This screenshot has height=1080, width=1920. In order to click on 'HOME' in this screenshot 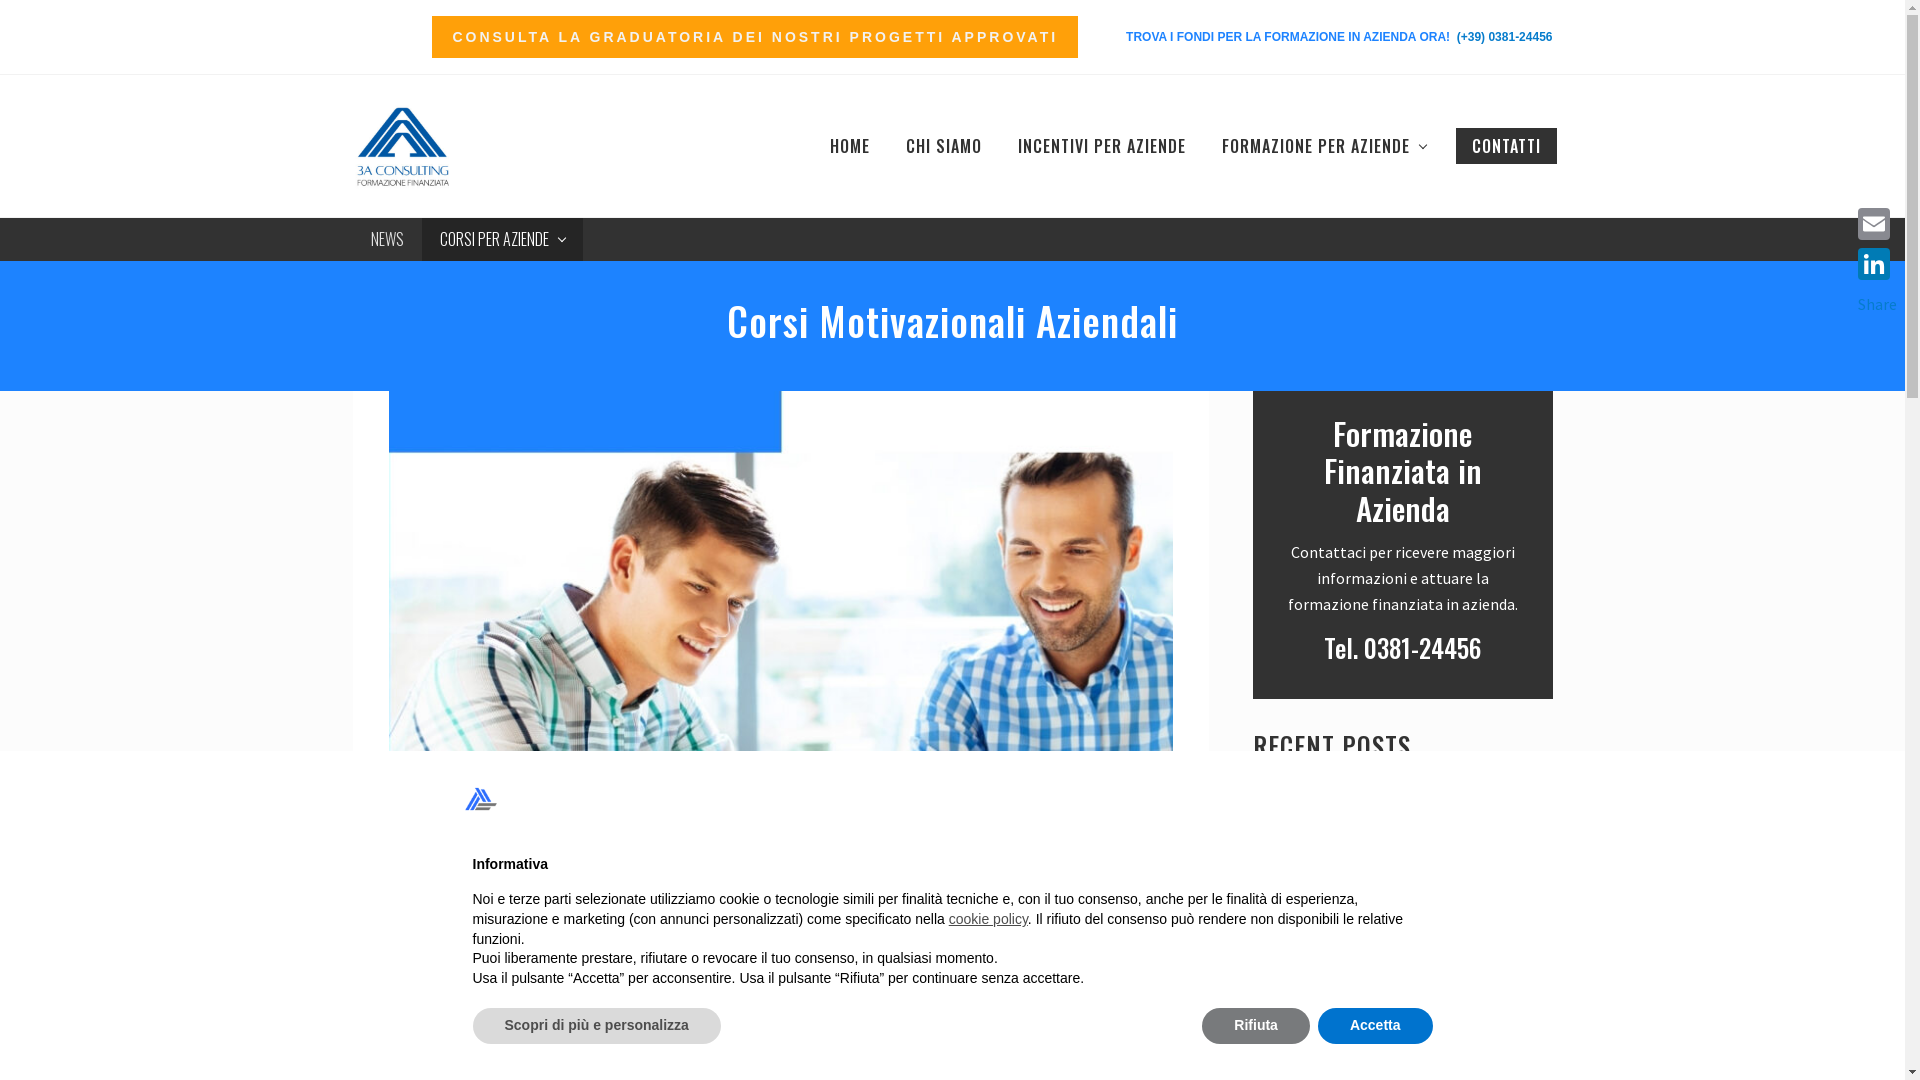, I will do `click(849, 145)`.